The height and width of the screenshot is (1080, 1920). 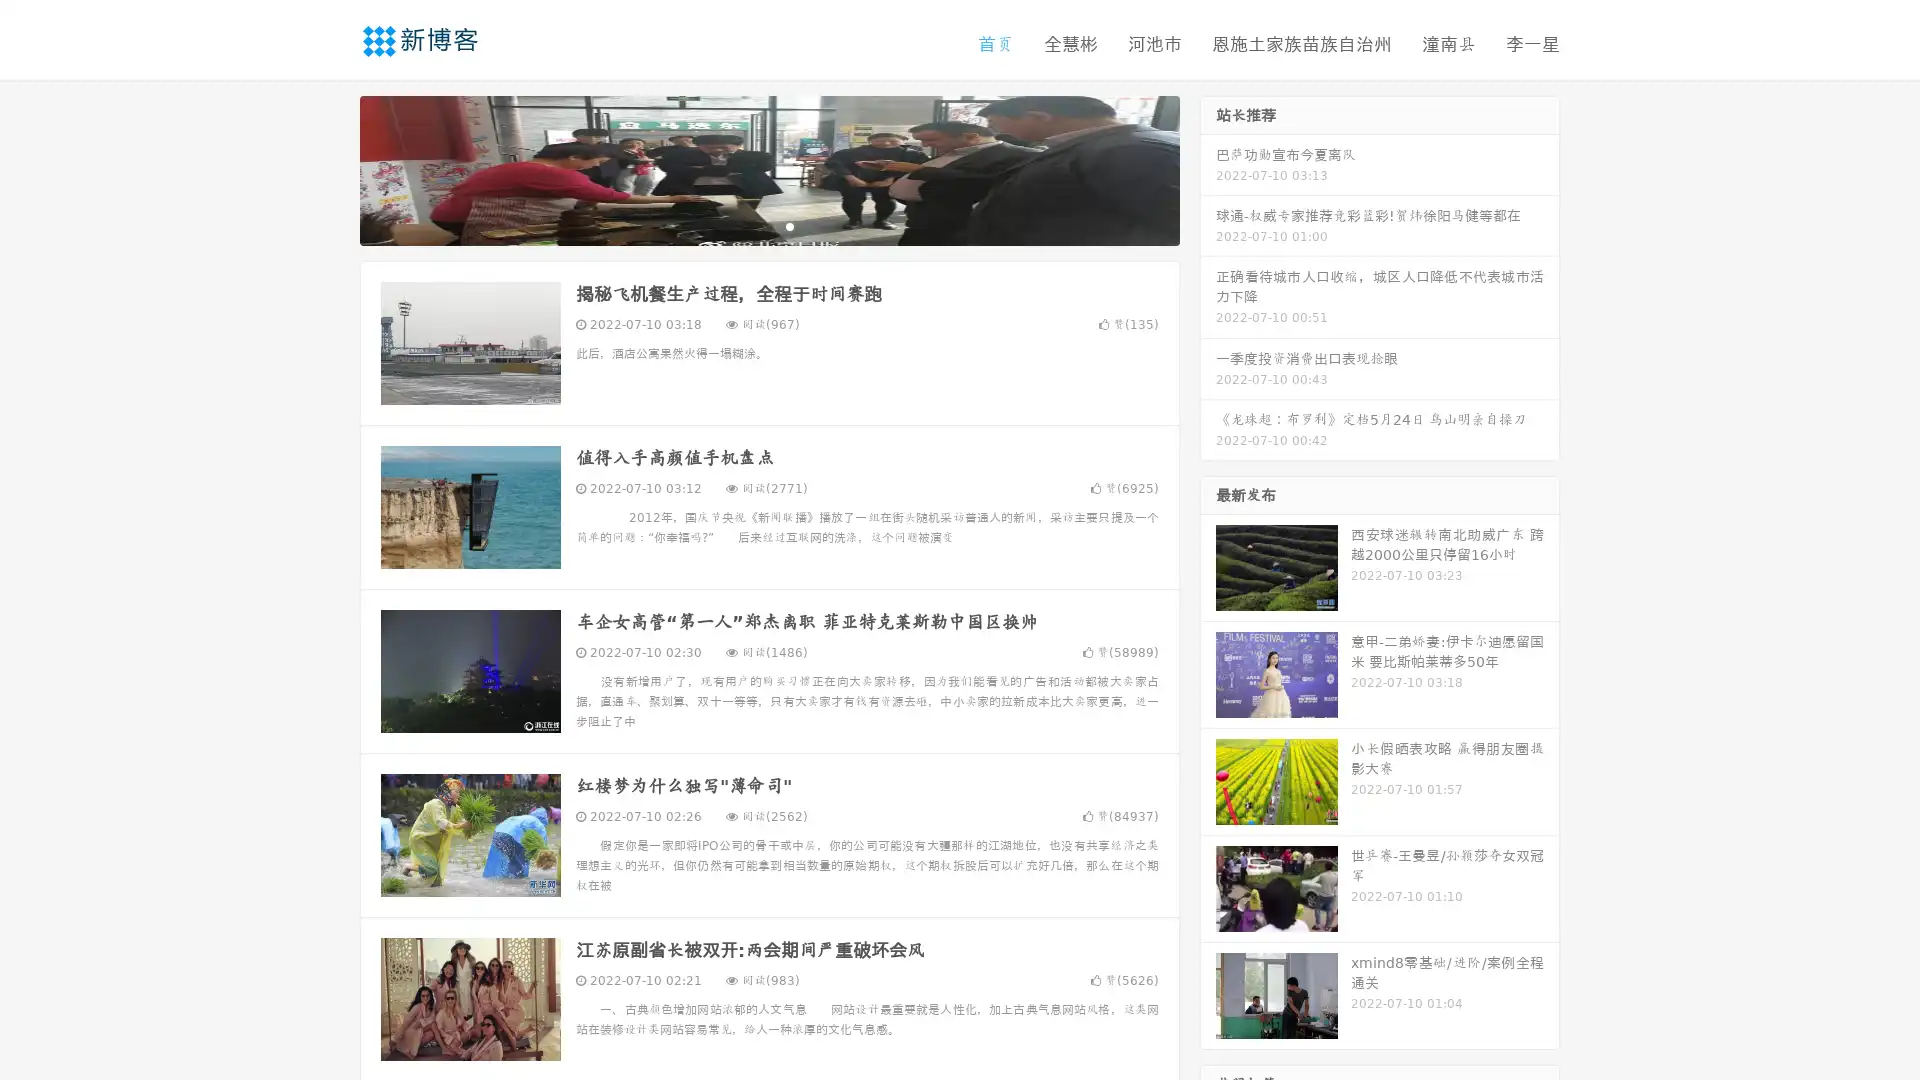 What do you see at coordinates (1208, 168) in the screenshot?
I see `Next slide` at bounding box center [1208, 168].